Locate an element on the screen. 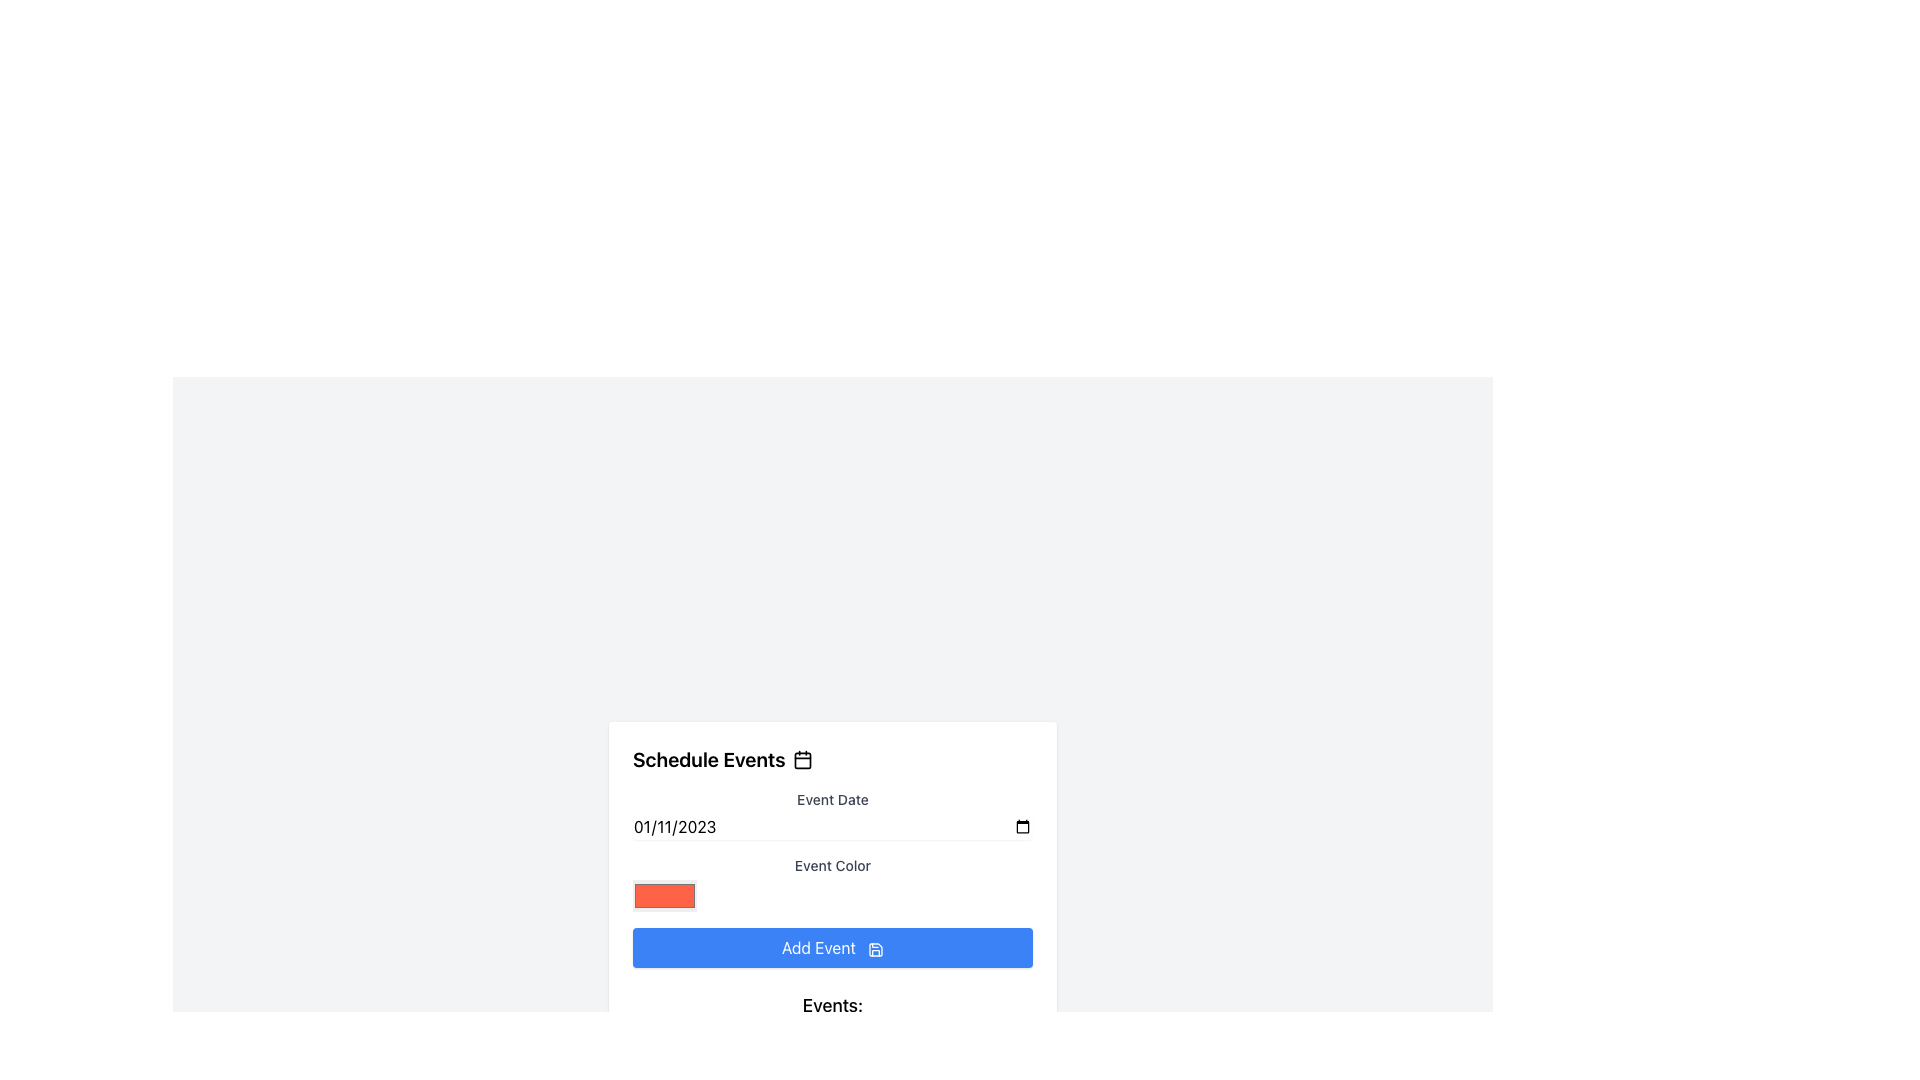 The width and height of the screenshot is (1920, 1080). label element that provides context for the date input field under the header 'Schedule Events' is located at coordinates (833, 798).